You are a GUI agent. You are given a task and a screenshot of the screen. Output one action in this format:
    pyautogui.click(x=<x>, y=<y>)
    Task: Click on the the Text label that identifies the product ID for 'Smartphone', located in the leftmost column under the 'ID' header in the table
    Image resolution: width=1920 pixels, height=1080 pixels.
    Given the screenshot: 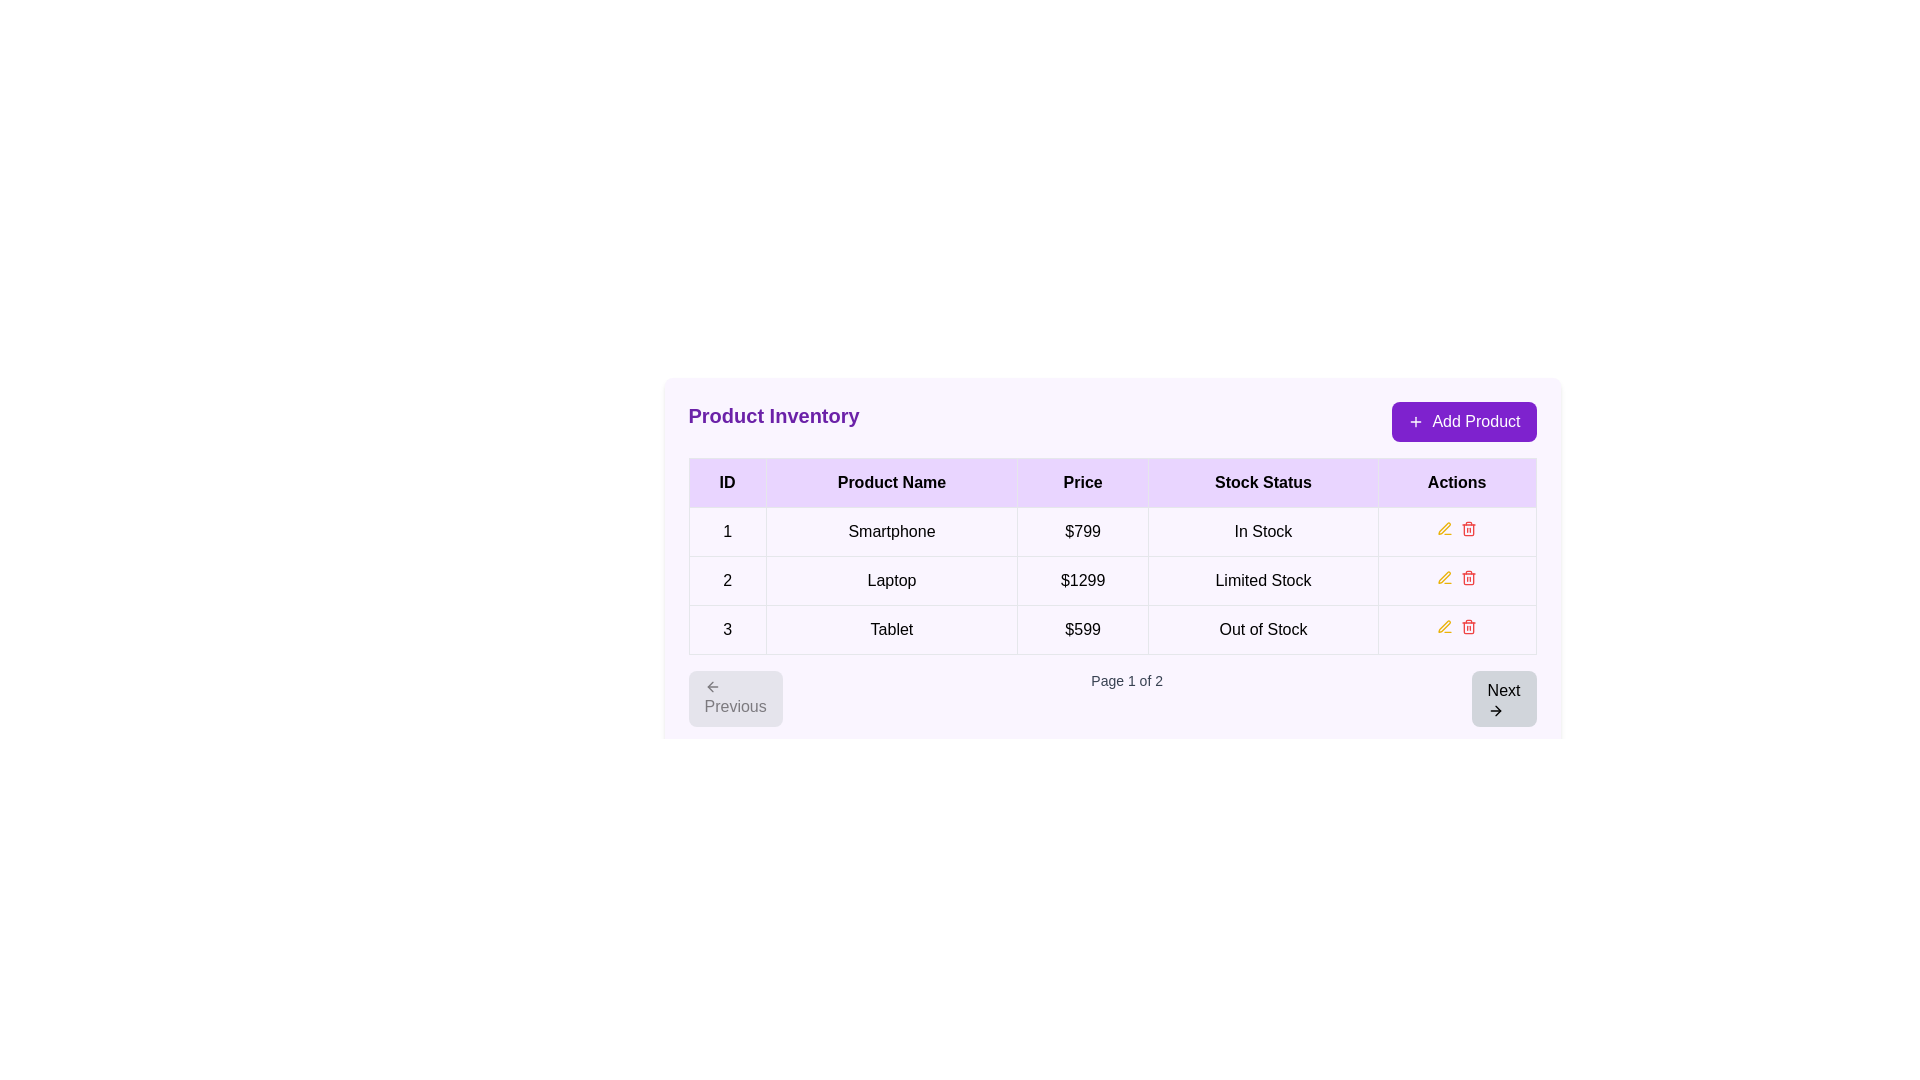 What is the action you would take?
    pyautogui.click(x=725, y=531)
    